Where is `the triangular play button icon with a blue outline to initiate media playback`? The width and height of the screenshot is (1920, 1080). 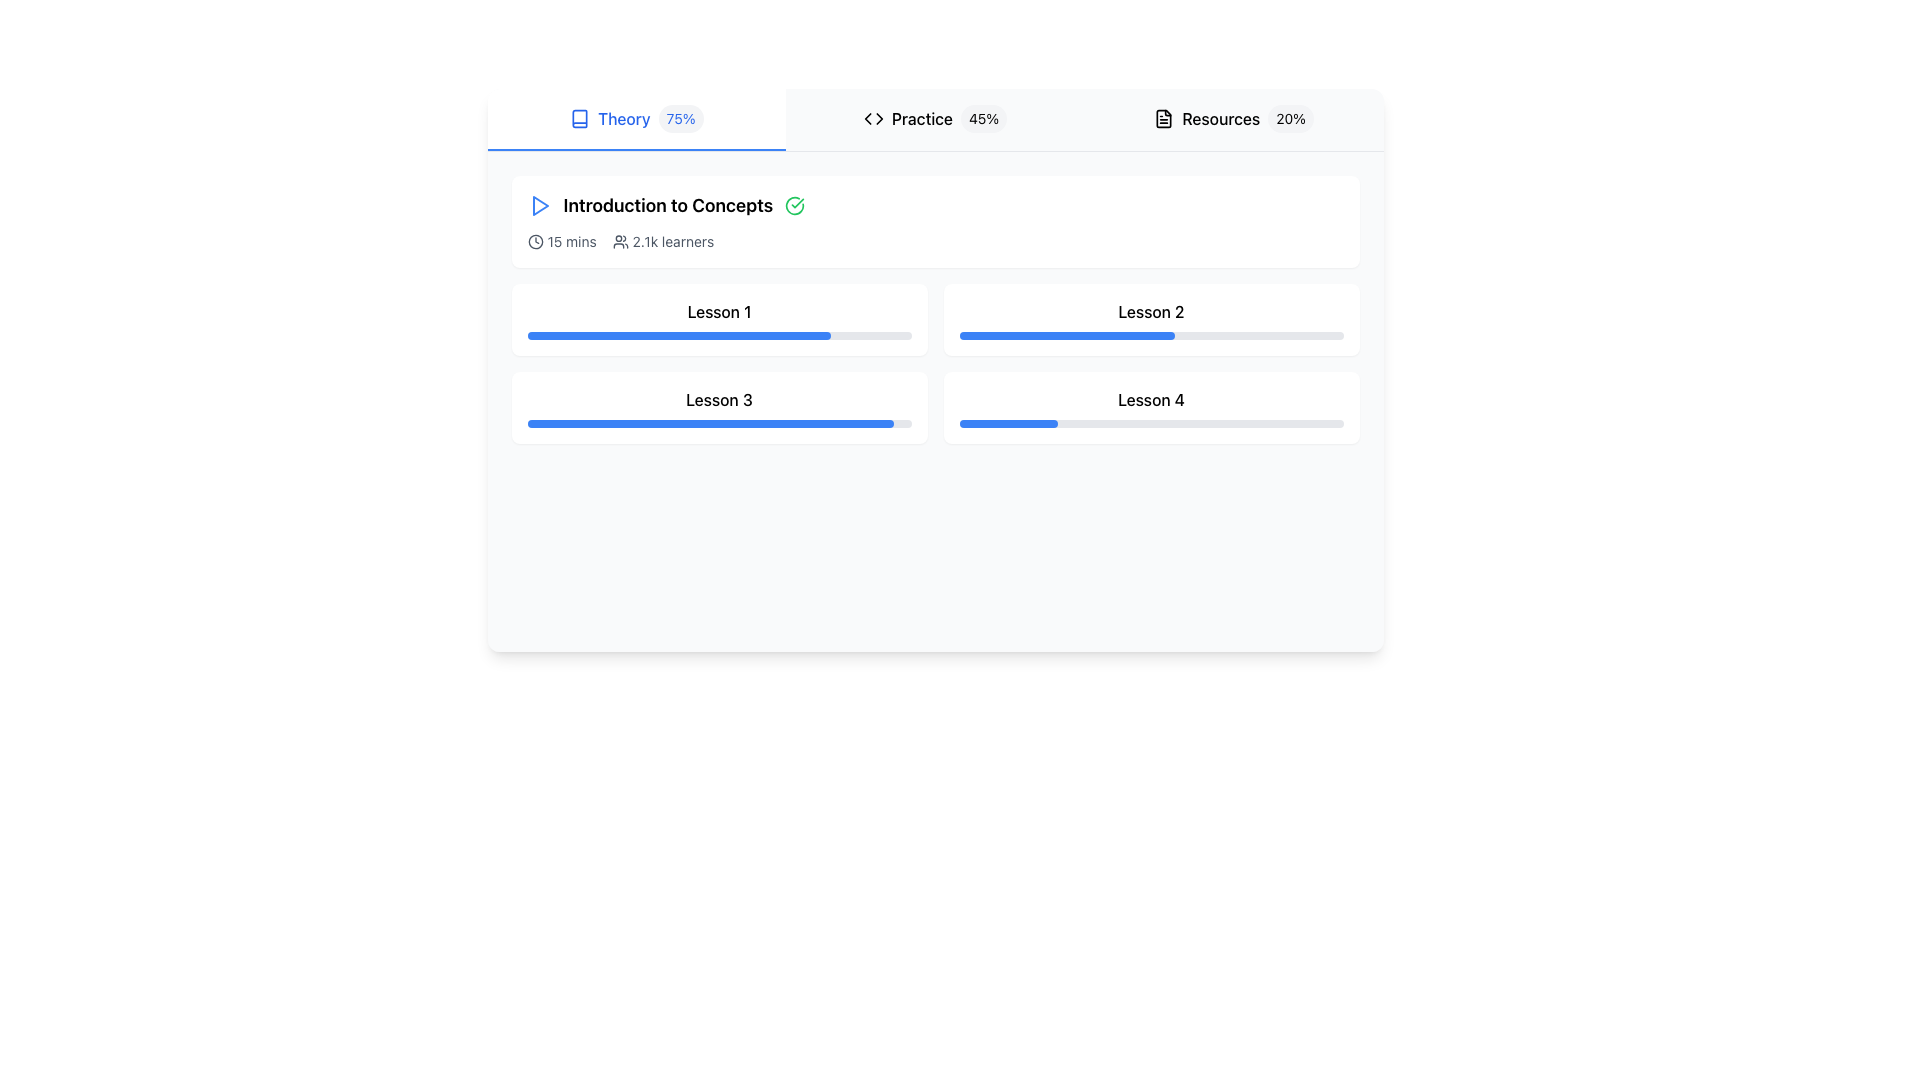 the triangular play button icon with a blue outline to initiate media playback is located at coordinates (539, 205).